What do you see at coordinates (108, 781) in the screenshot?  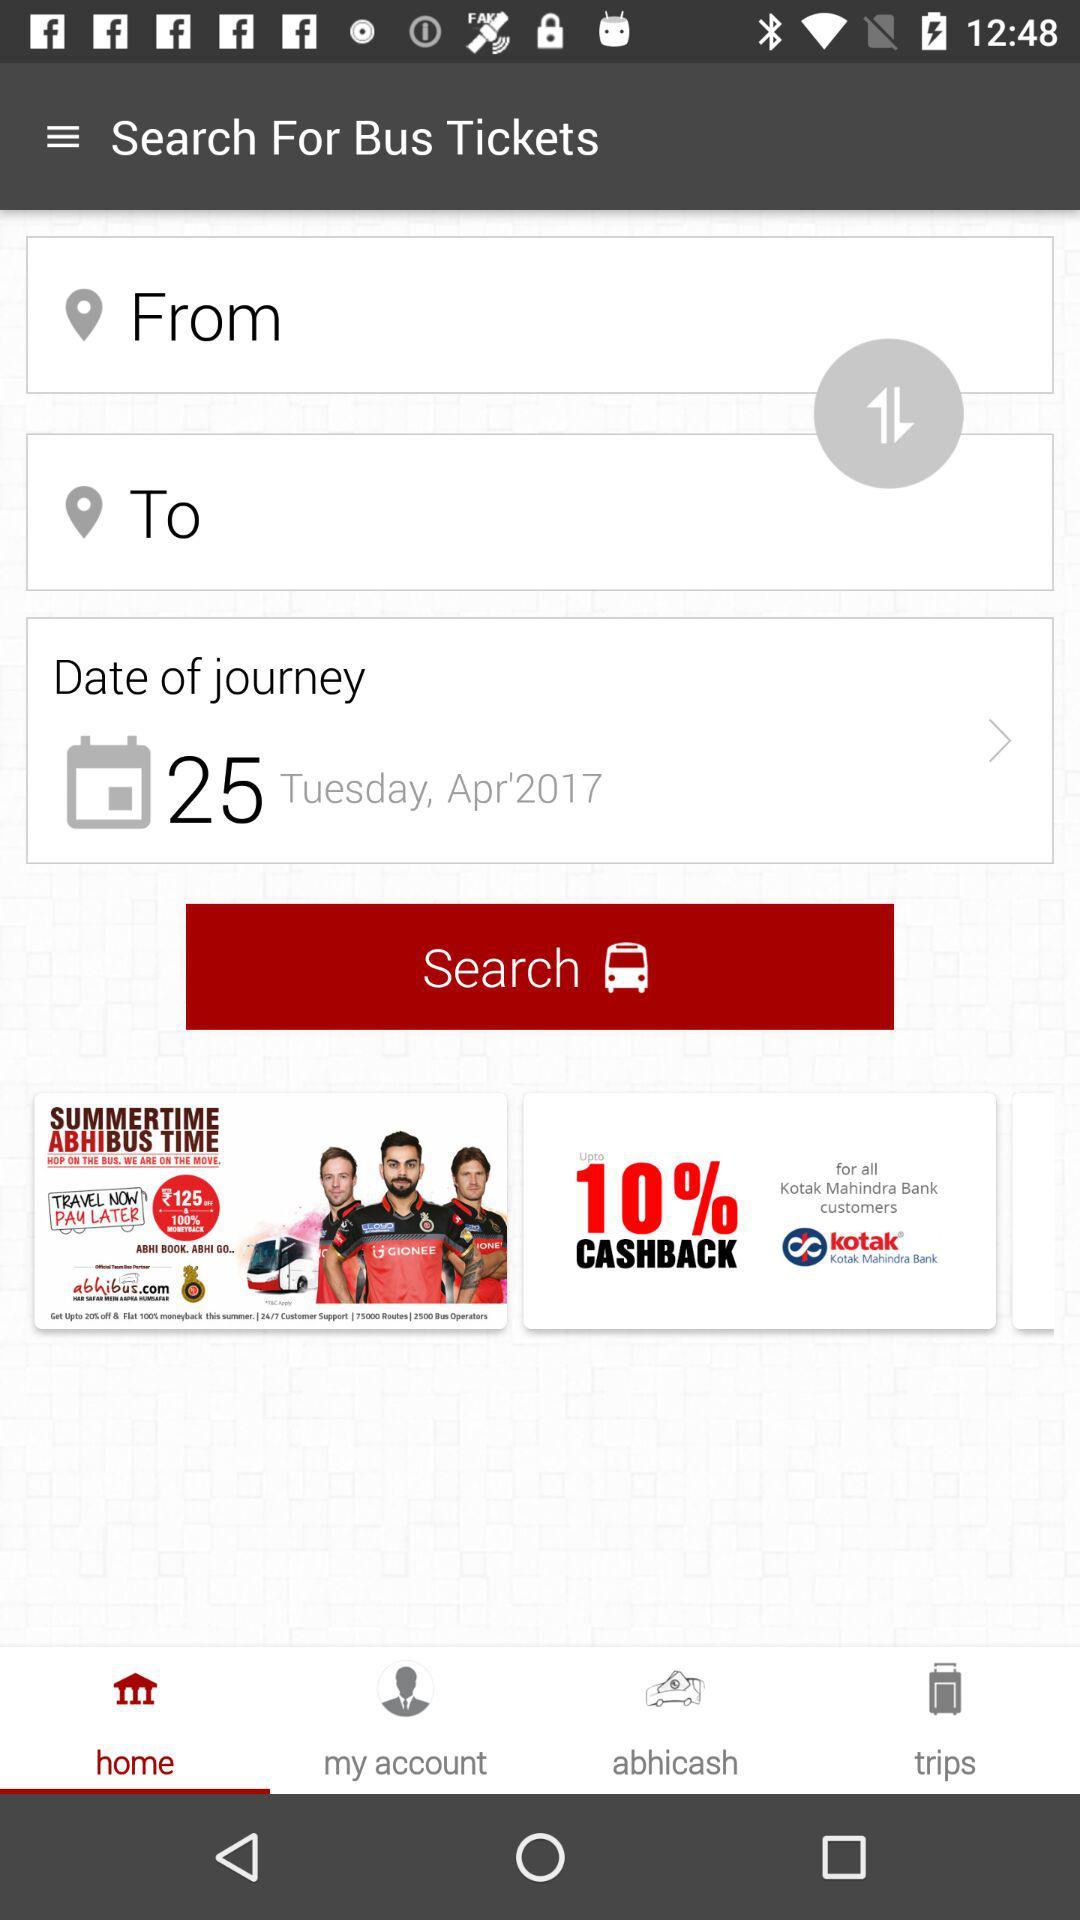 I see `the calender icon which is below the date of journey` at bounding box center [108, 781].